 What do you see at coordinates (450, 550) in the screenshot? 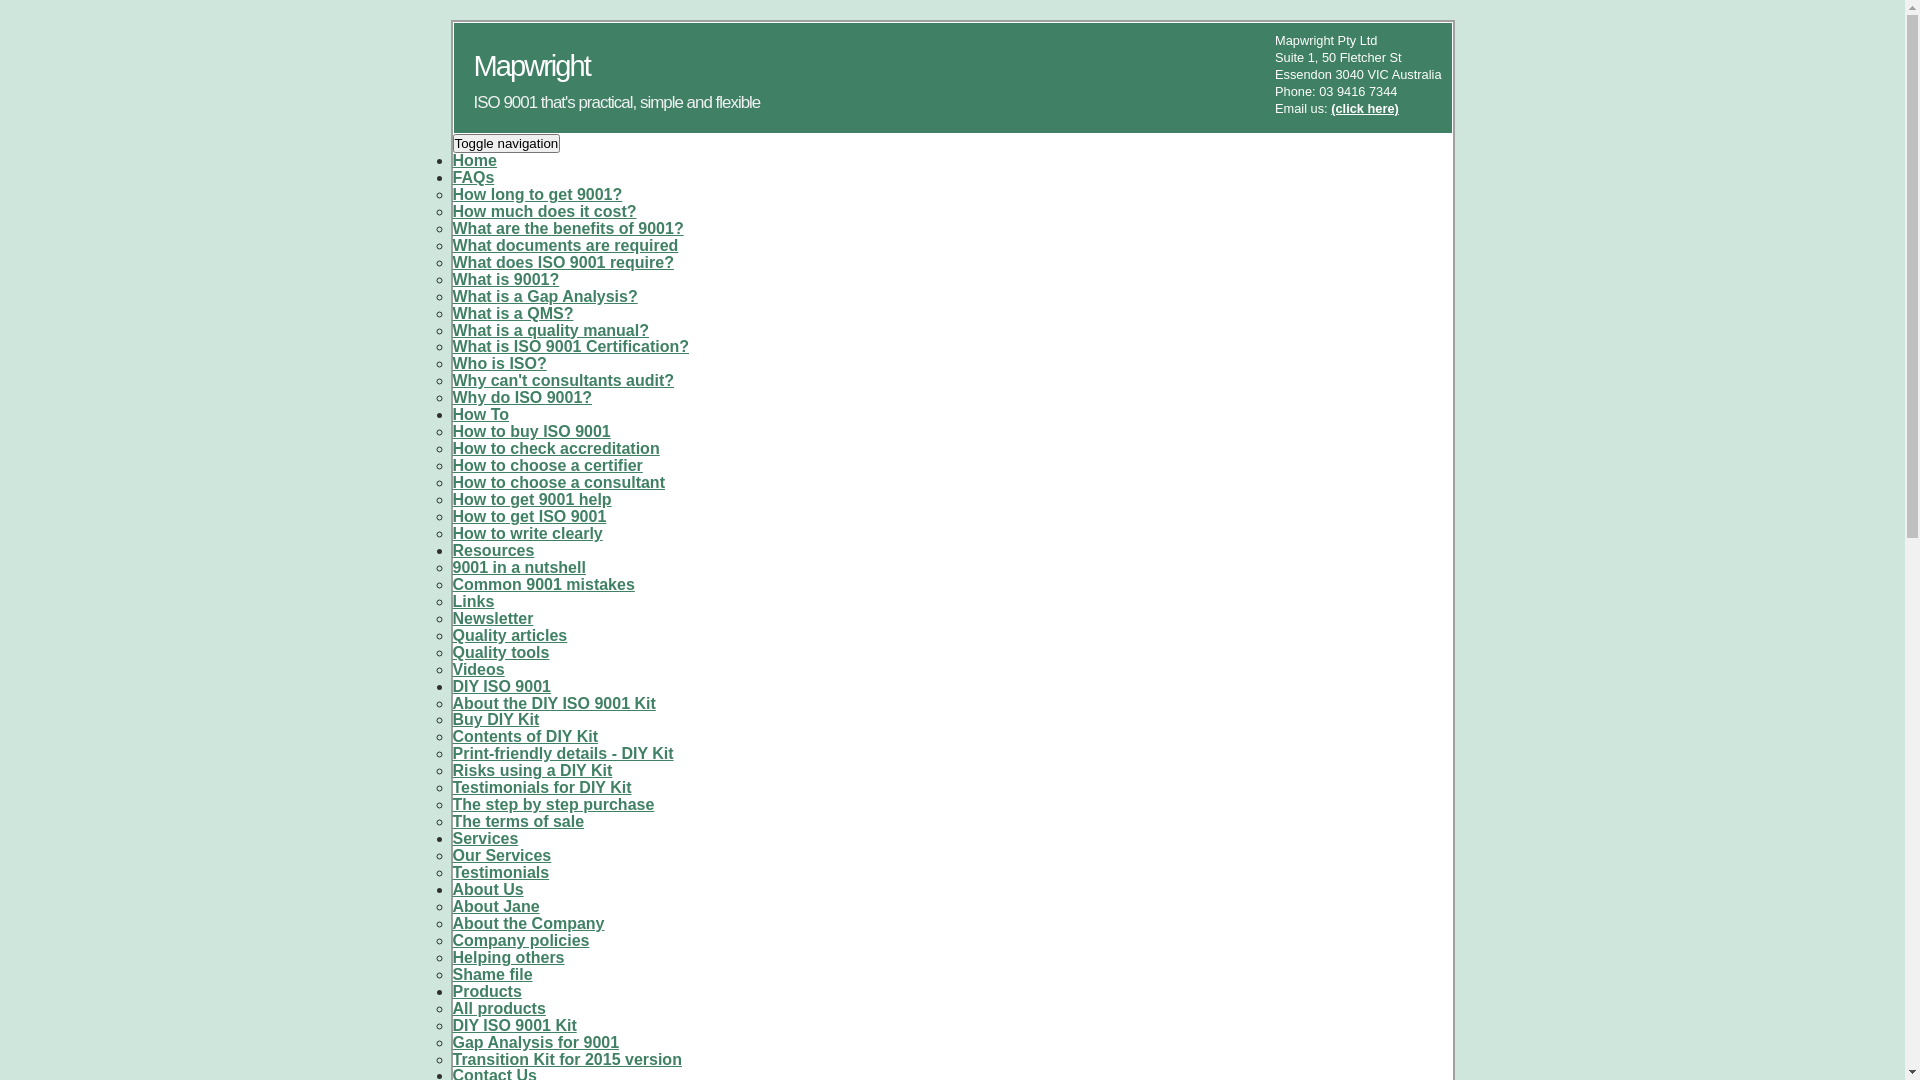
I see `'Resources'` at bounding box center [450, 550].